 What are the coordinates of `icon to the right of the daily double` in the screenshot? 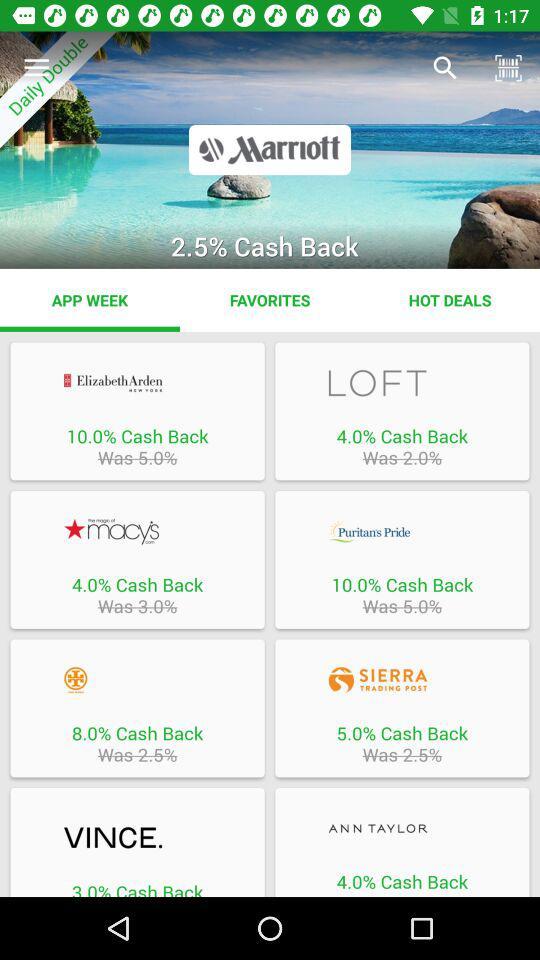 It's located at (445, 68).